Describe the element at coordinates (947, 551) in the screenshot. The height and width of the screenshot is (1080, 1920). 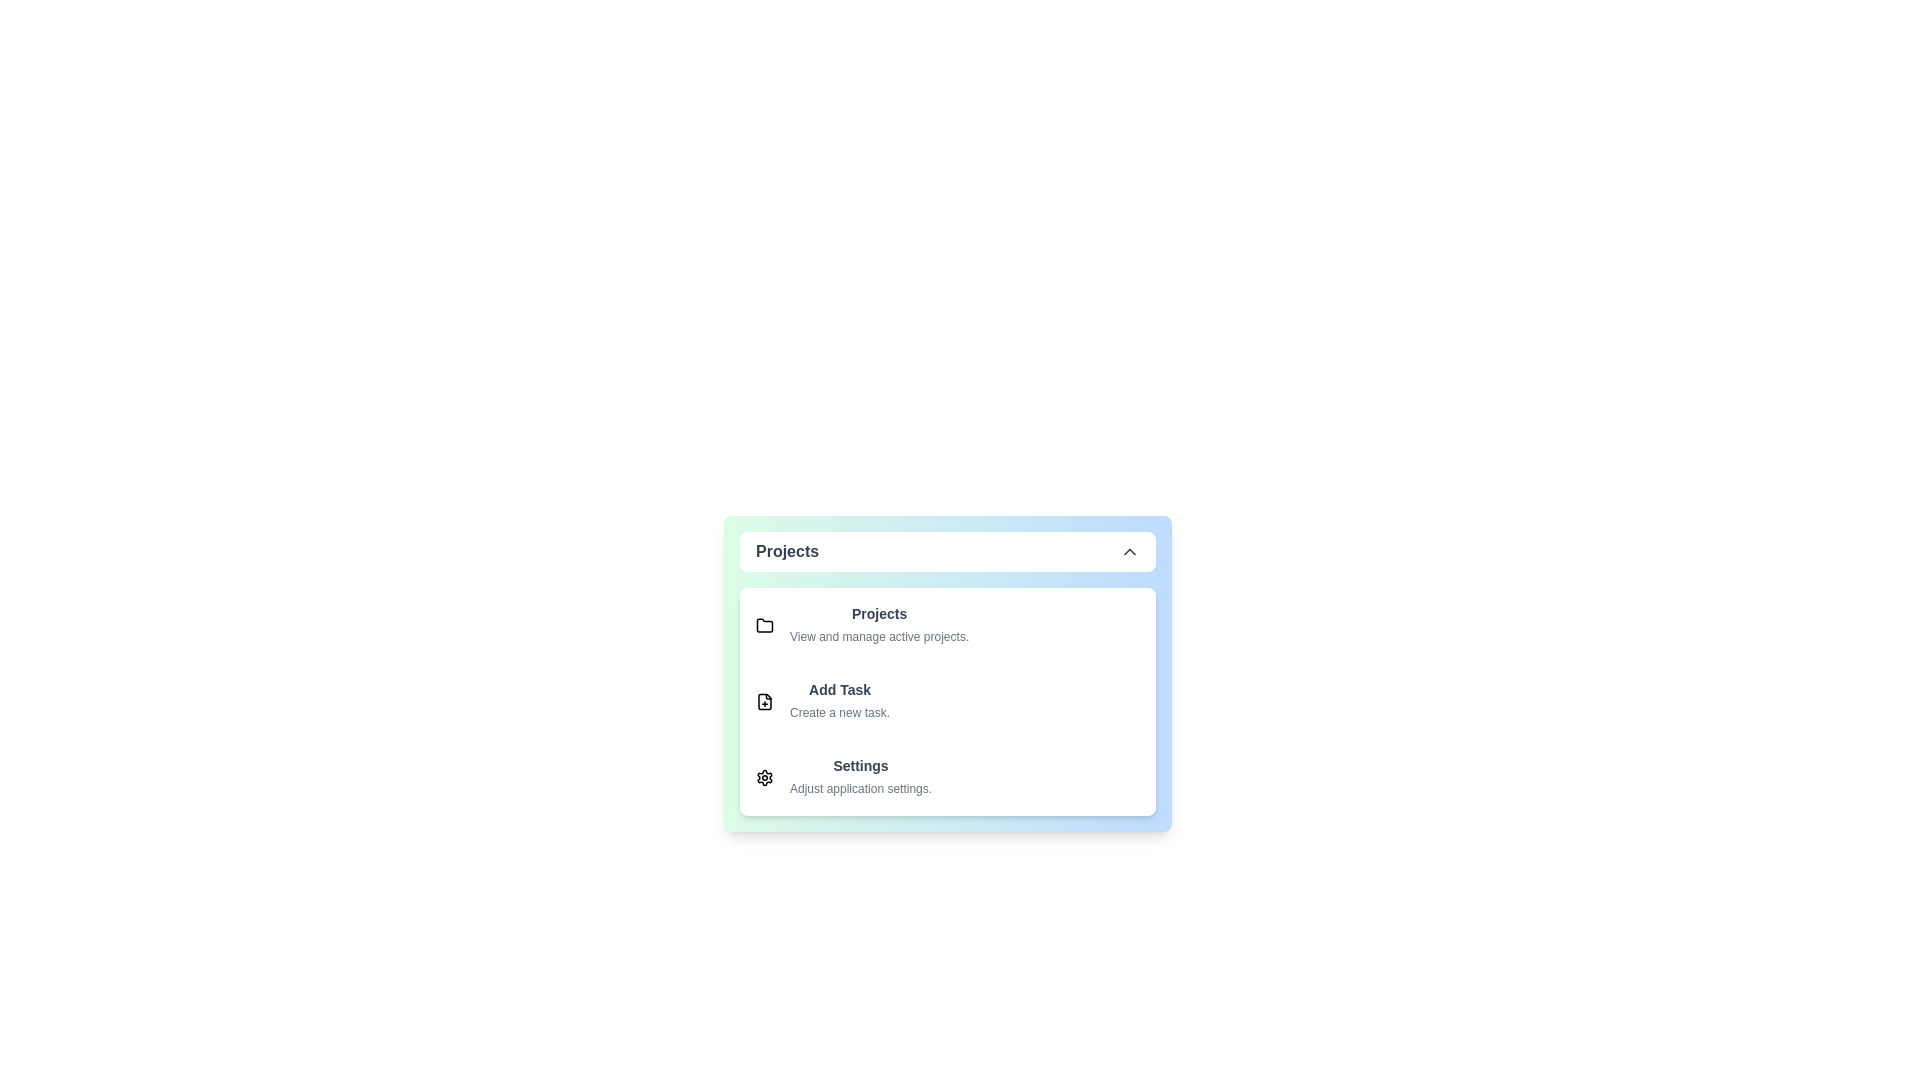
I see `toggle button to open or close the menu` at that location.